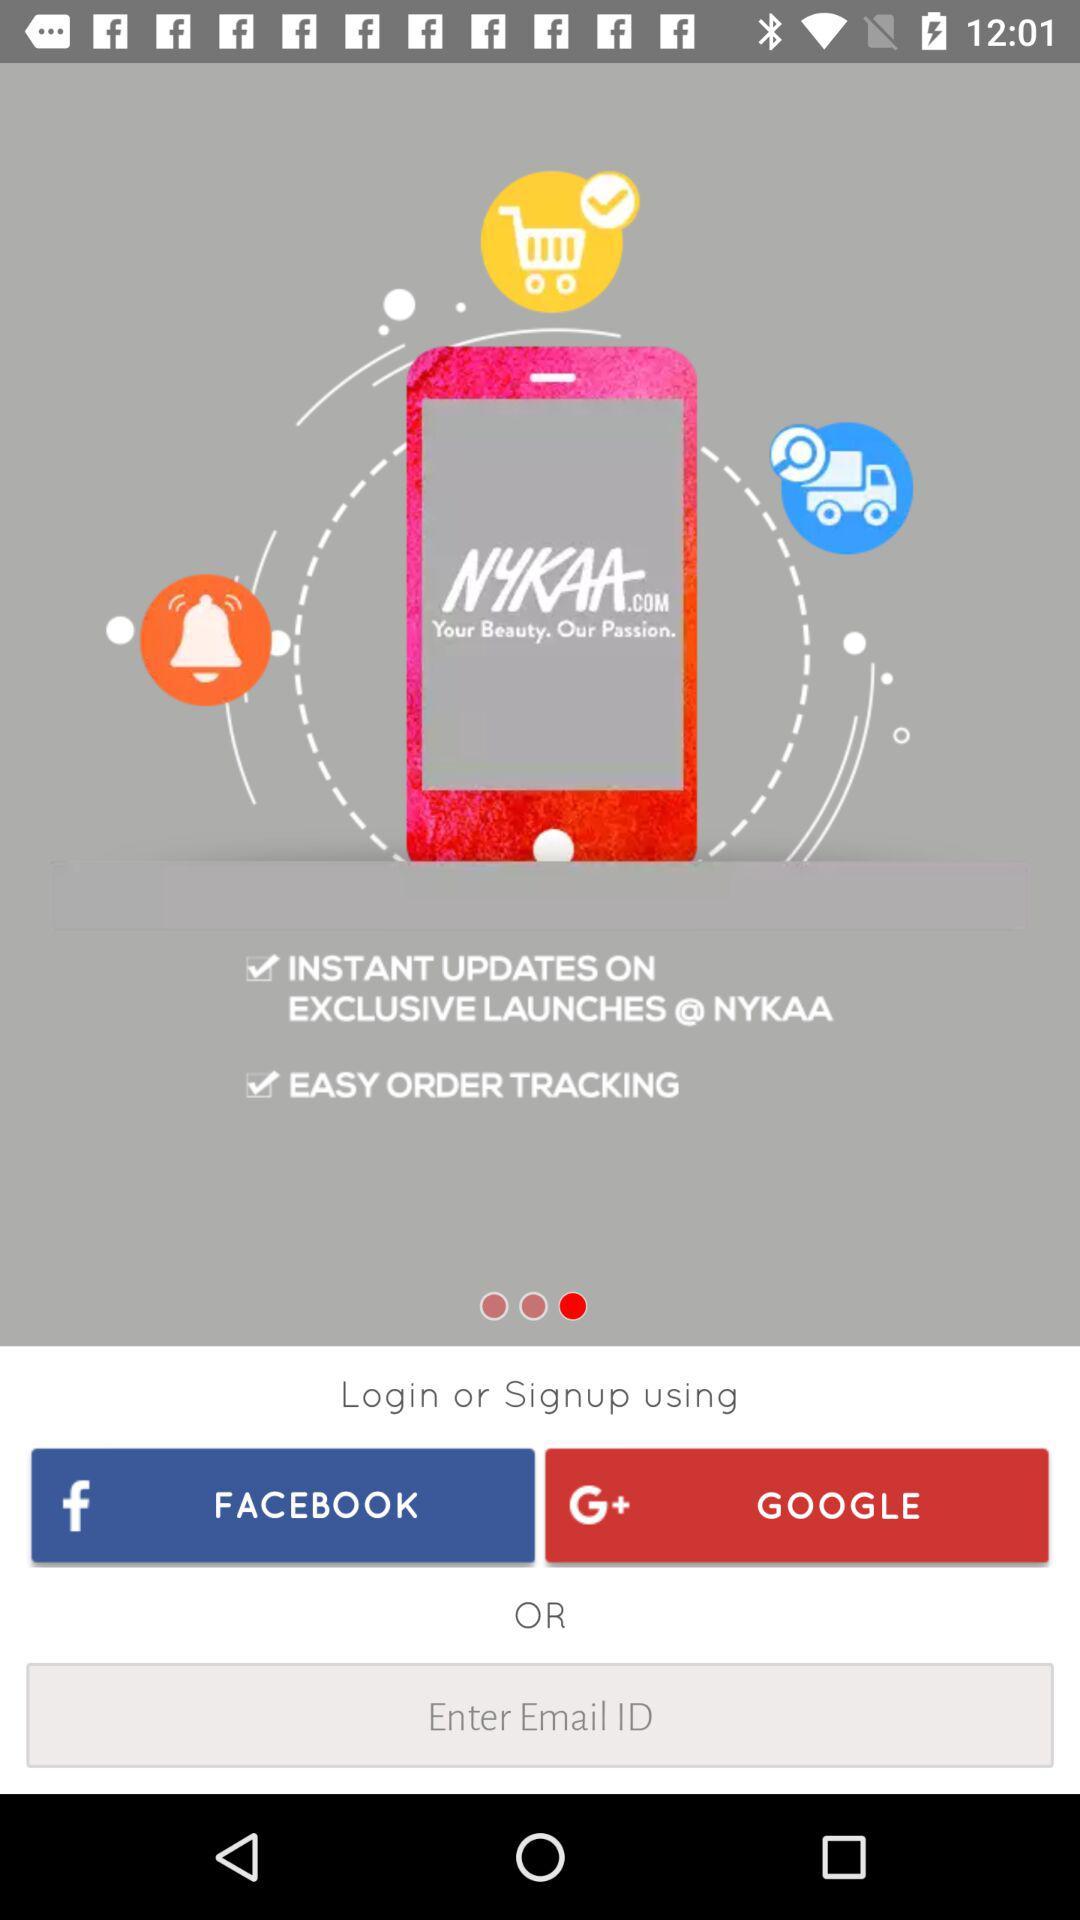 The image size is (1080, 1920). What do you see at coordinates (540, 1714) in the screenshot?
I see `enter email id icon` at bounding box center [540, 1714].